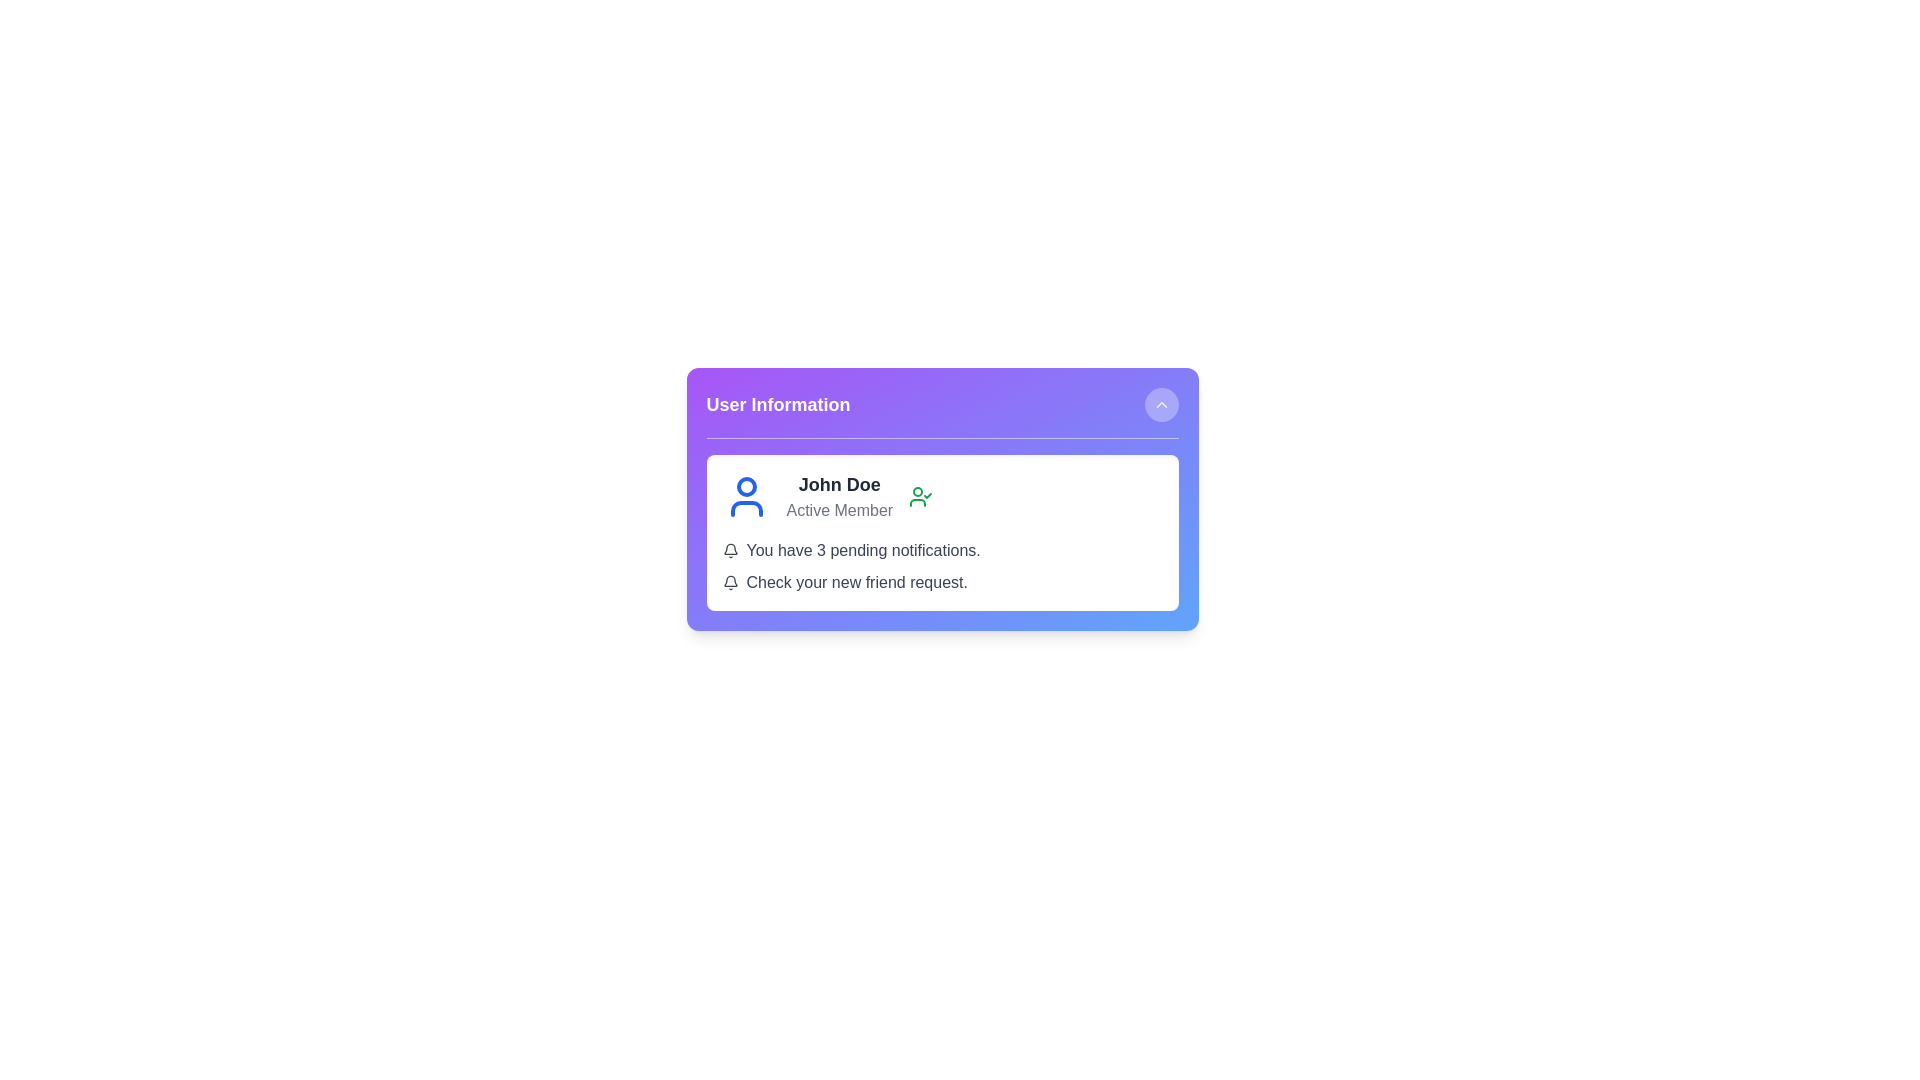  Describe the element at coordinates (729, 582) in the screenshot. I see `the notification icon located to the left of the text 'Check your new friend request.' in the 'User Information' card` at that location.